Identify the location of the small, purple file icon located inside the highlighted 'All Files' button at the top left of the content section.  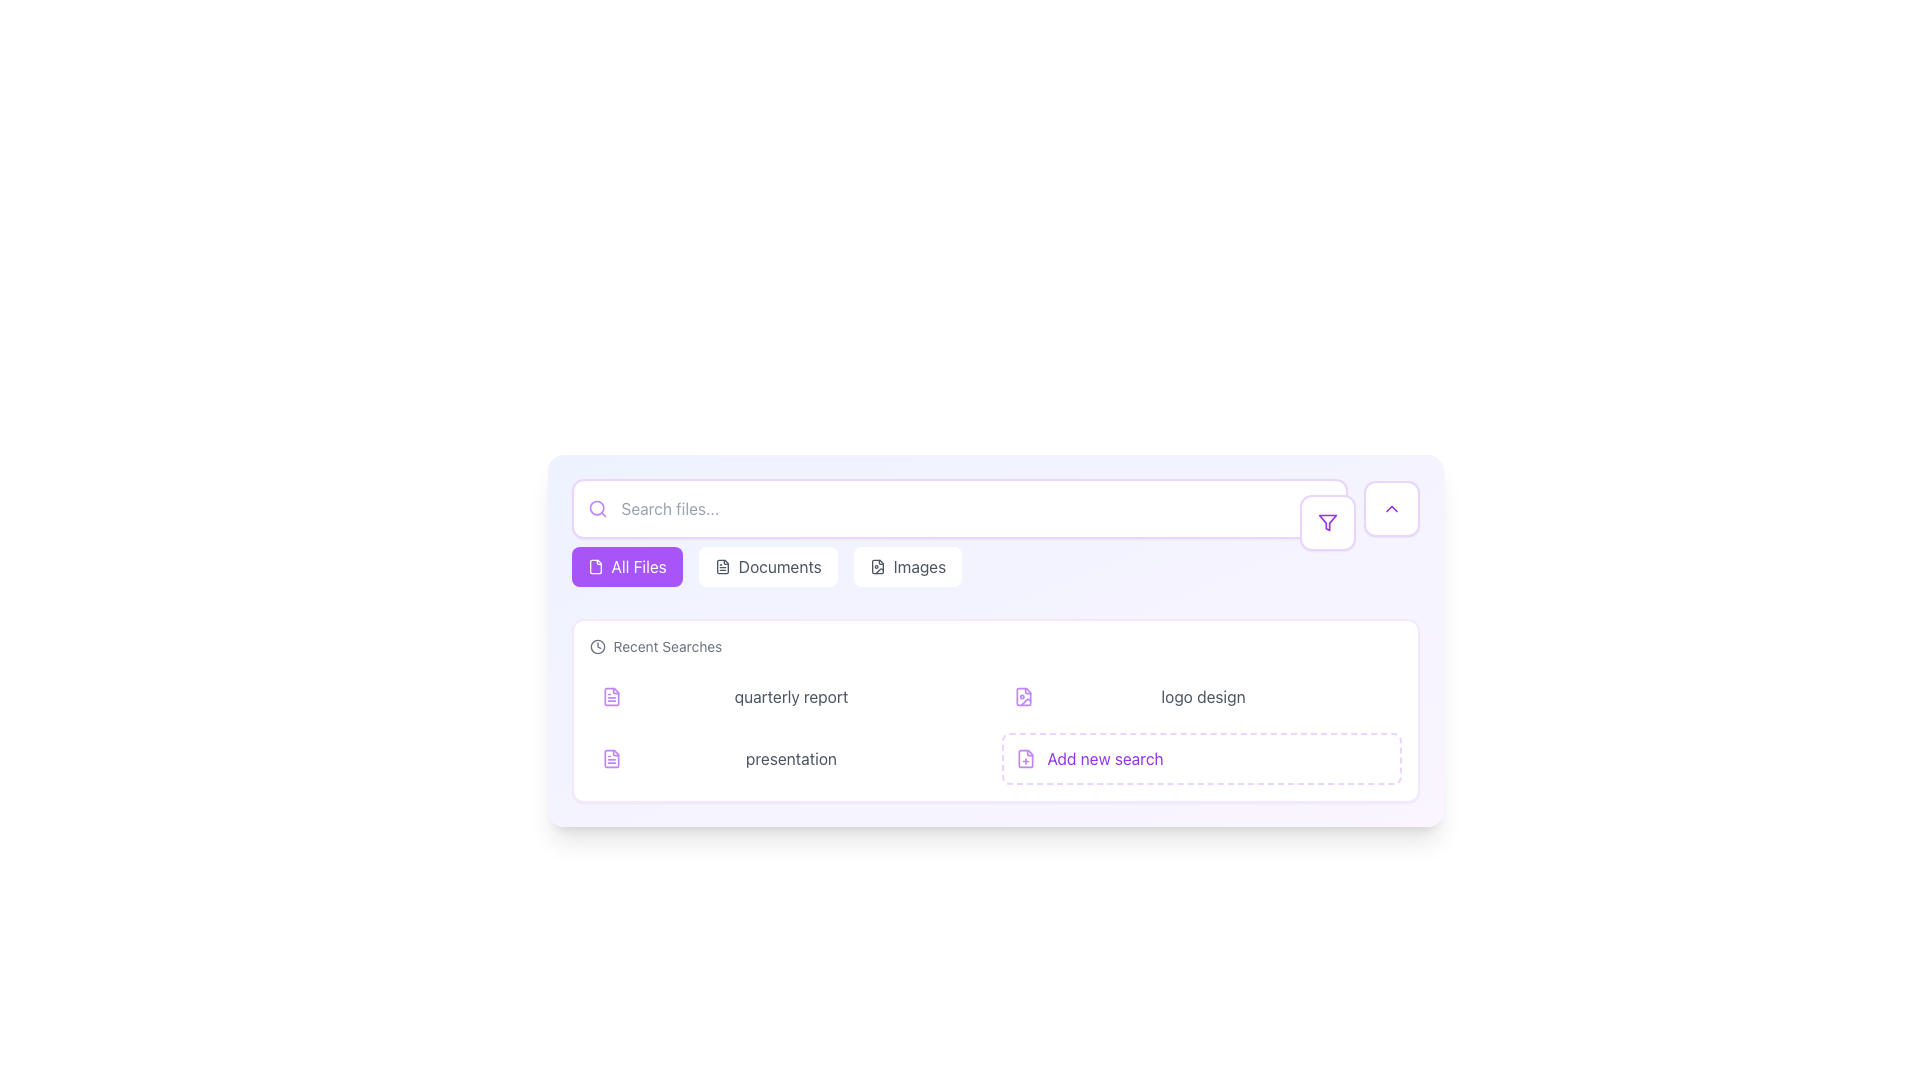
(594, 567).